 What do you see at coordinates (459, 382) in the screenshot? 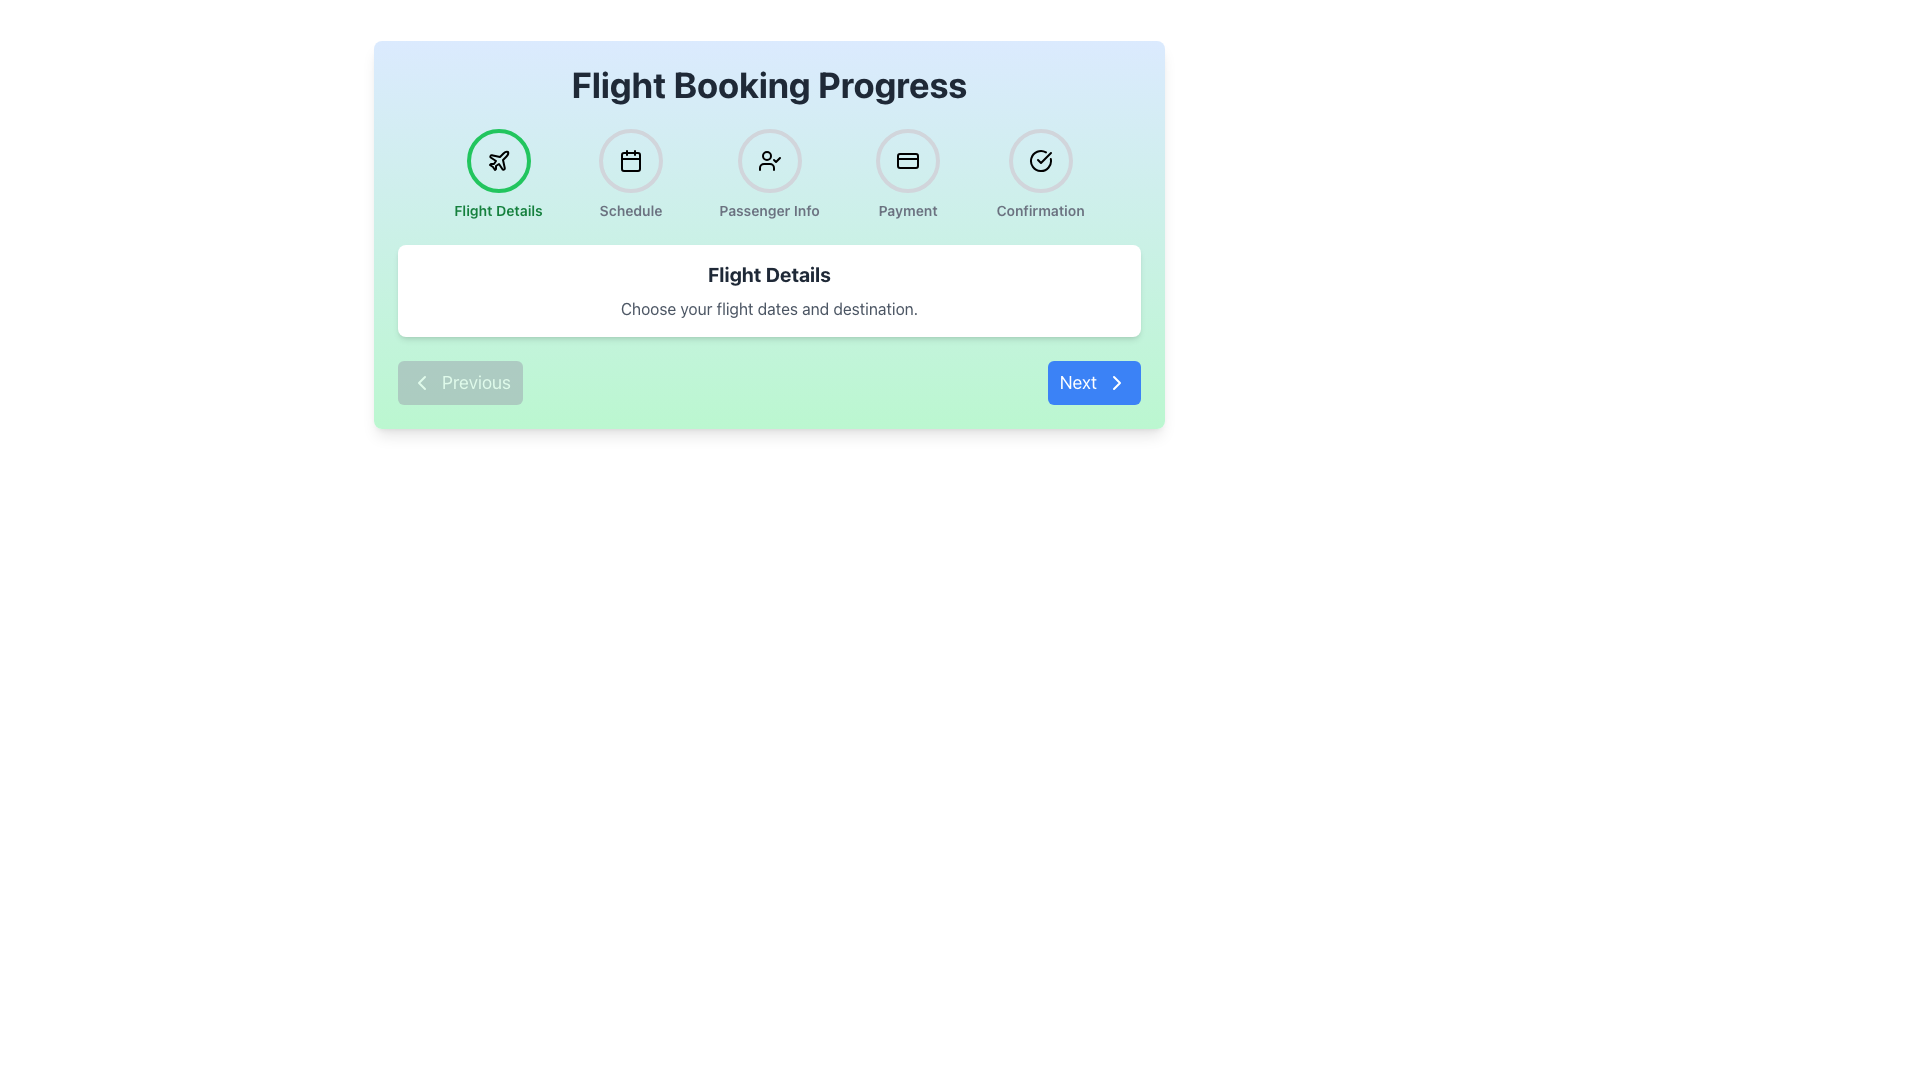
I see `the navigational button located in the bottom-left section of the card, adjacent to the text 'Flight Details'` at bounding box center [459, 382].